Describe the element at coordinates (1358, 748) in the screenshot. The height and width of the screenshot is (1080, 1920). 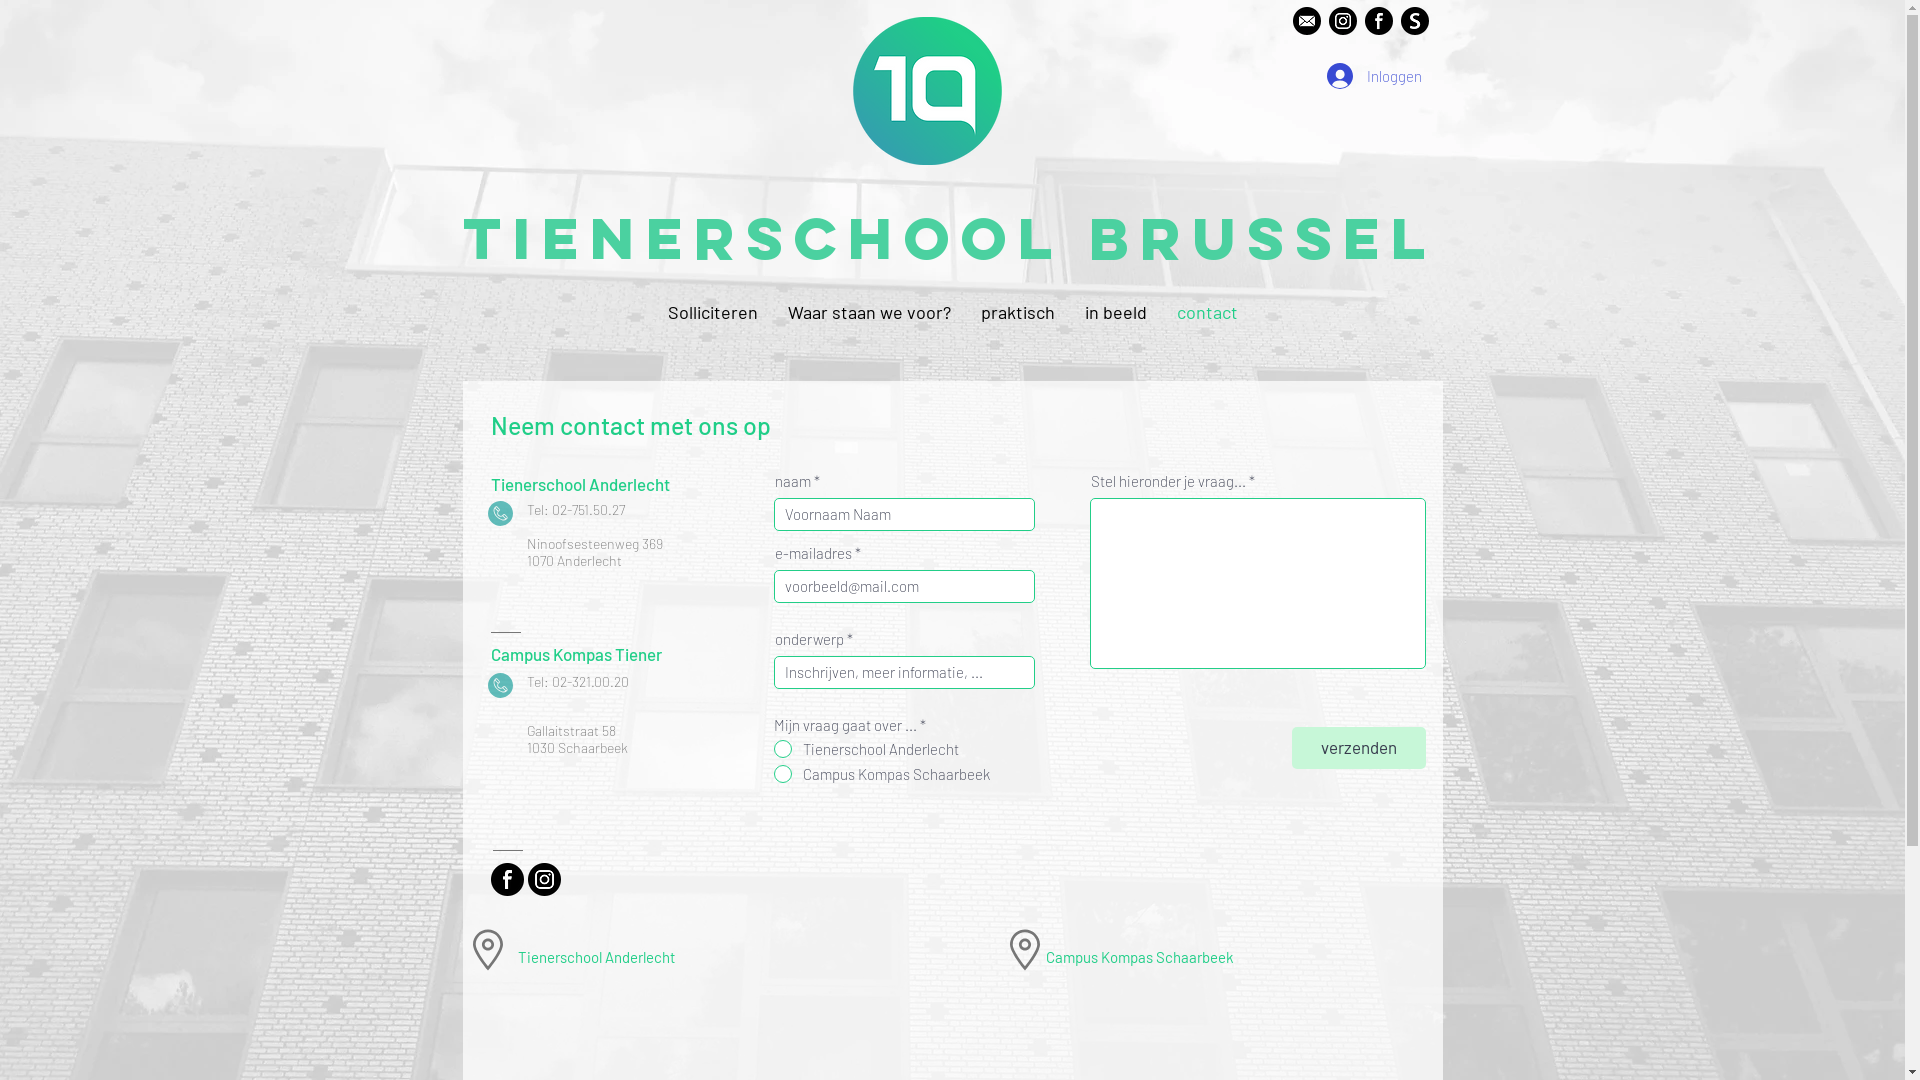
I see `'verzenden'` at that location.